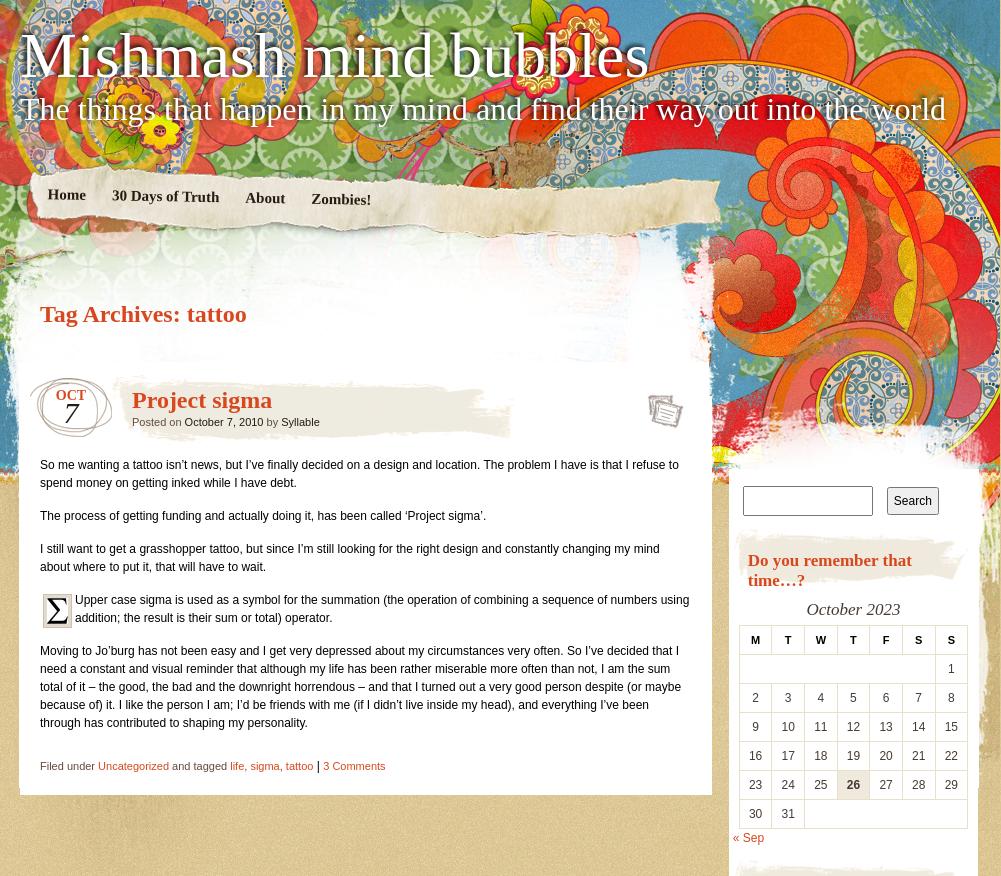 Image resolution: width=1001 pixels, height=876 pixels. What do you see at coordinates (805, 609) in the screenshot?
I see `'October 2023'` at bounding box center [805, 609].